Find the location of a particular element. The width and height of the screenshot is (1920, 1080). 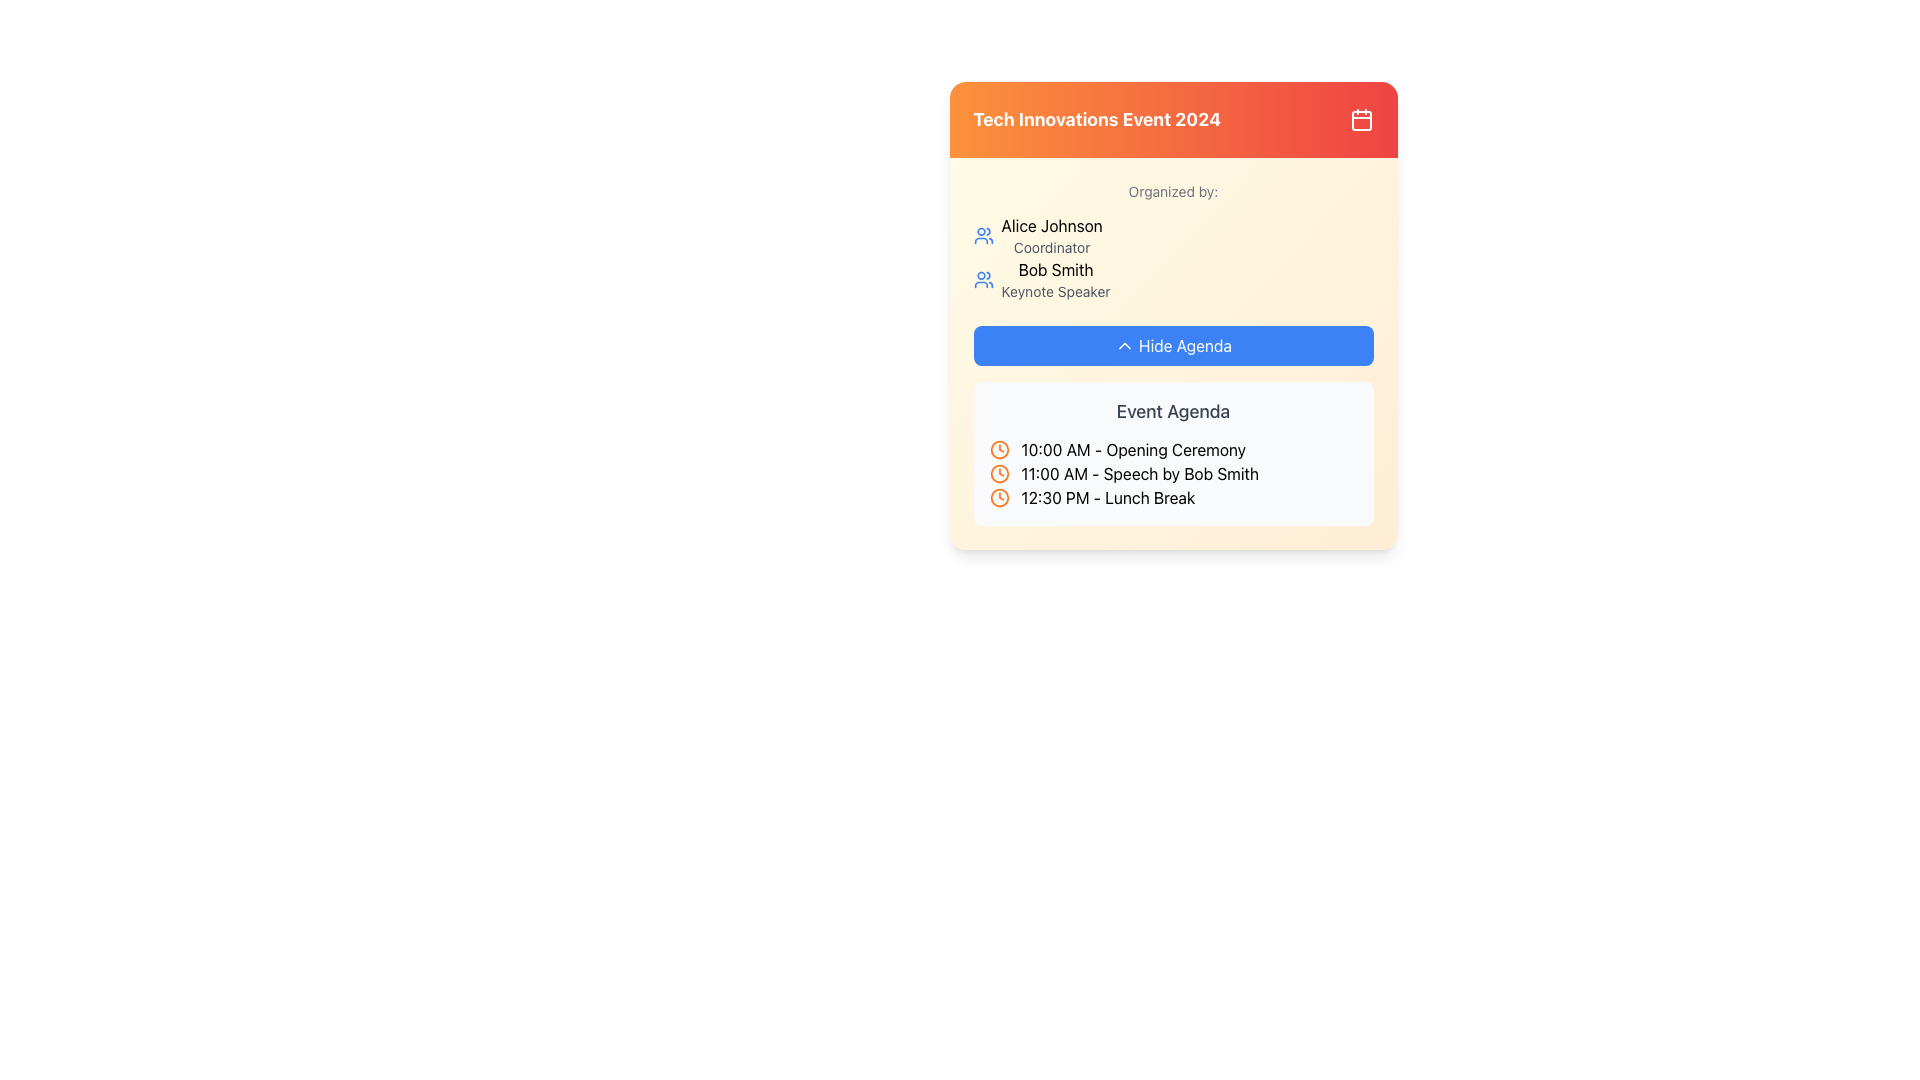

the static text label displaying the role 'Coordinator' associated with 'Alice Johnson' located in the 'Organized by' section of the interface is located at coordinates (1051, 246).